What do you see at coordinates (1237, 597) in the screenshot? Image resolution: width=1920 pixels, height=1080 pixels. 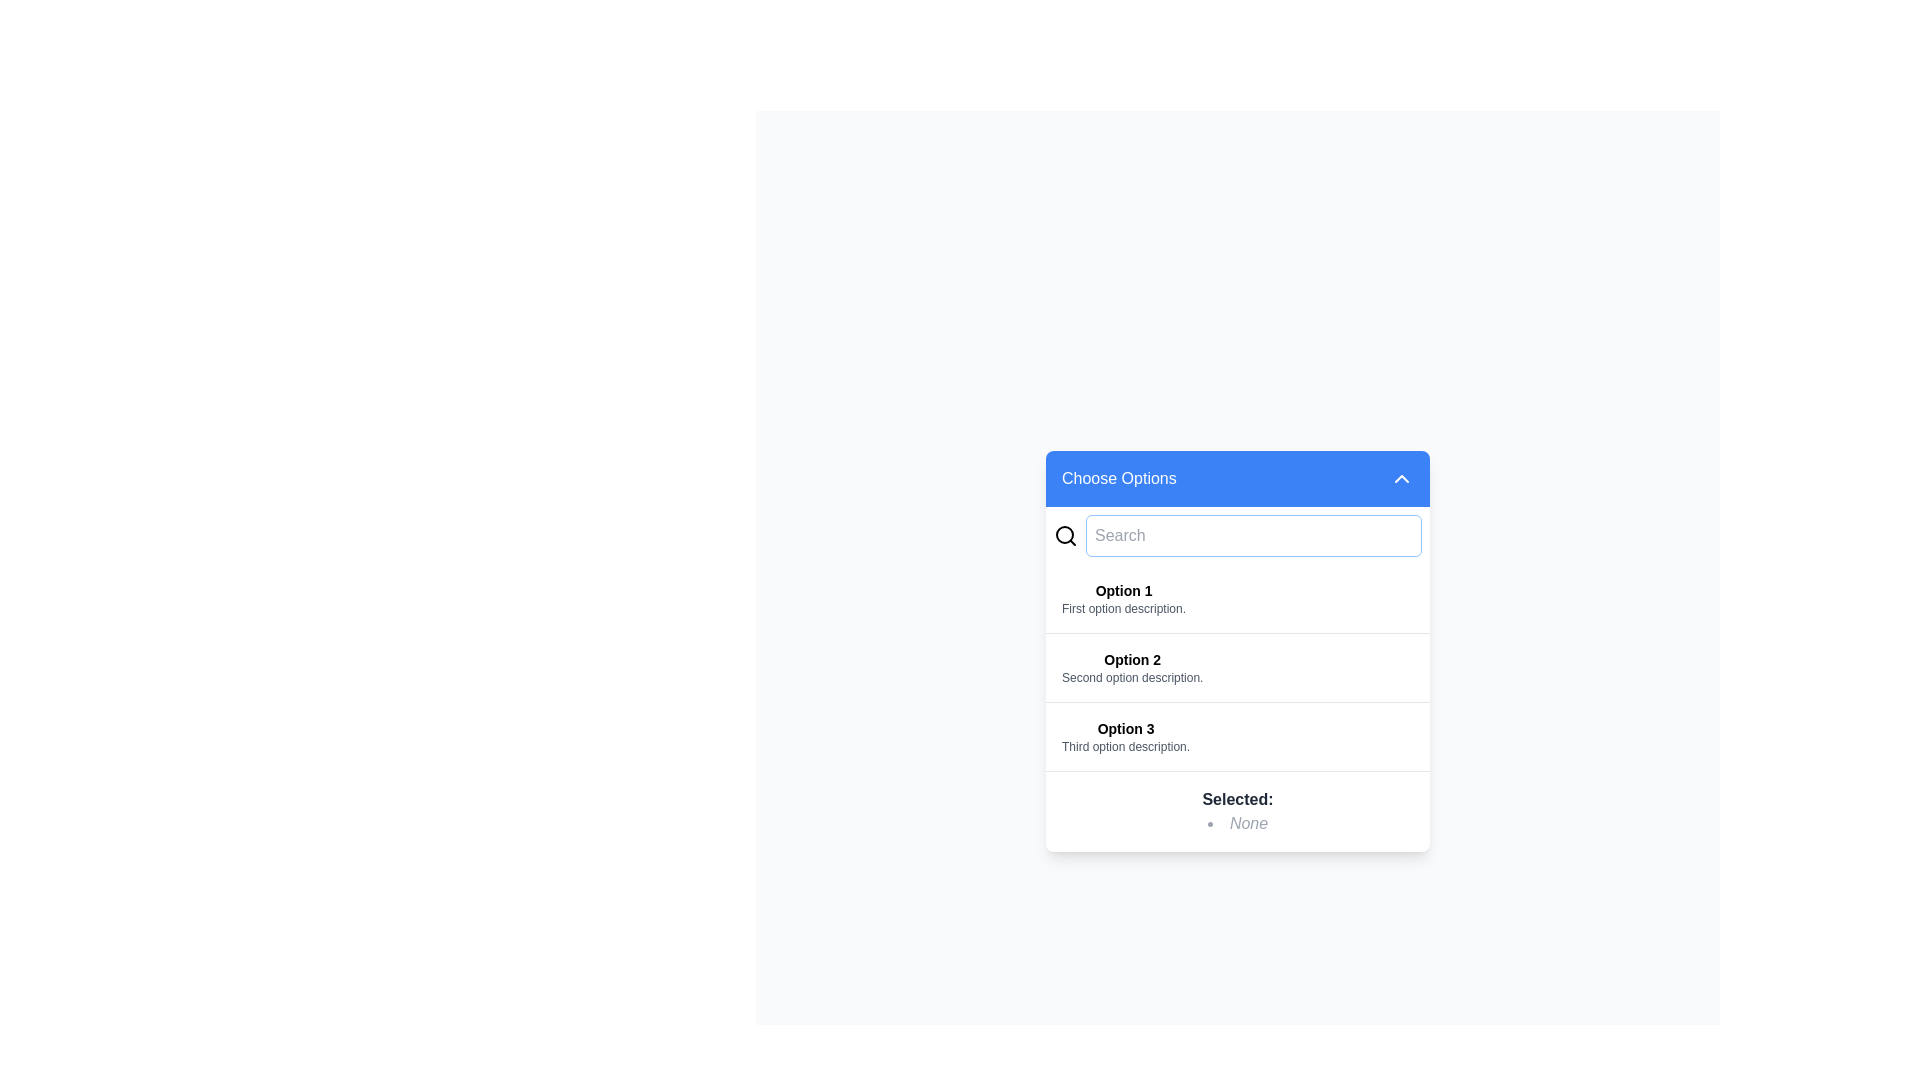 I see `the selectable list item labeled 'Option 1'` at bounding box center [1237, 597].